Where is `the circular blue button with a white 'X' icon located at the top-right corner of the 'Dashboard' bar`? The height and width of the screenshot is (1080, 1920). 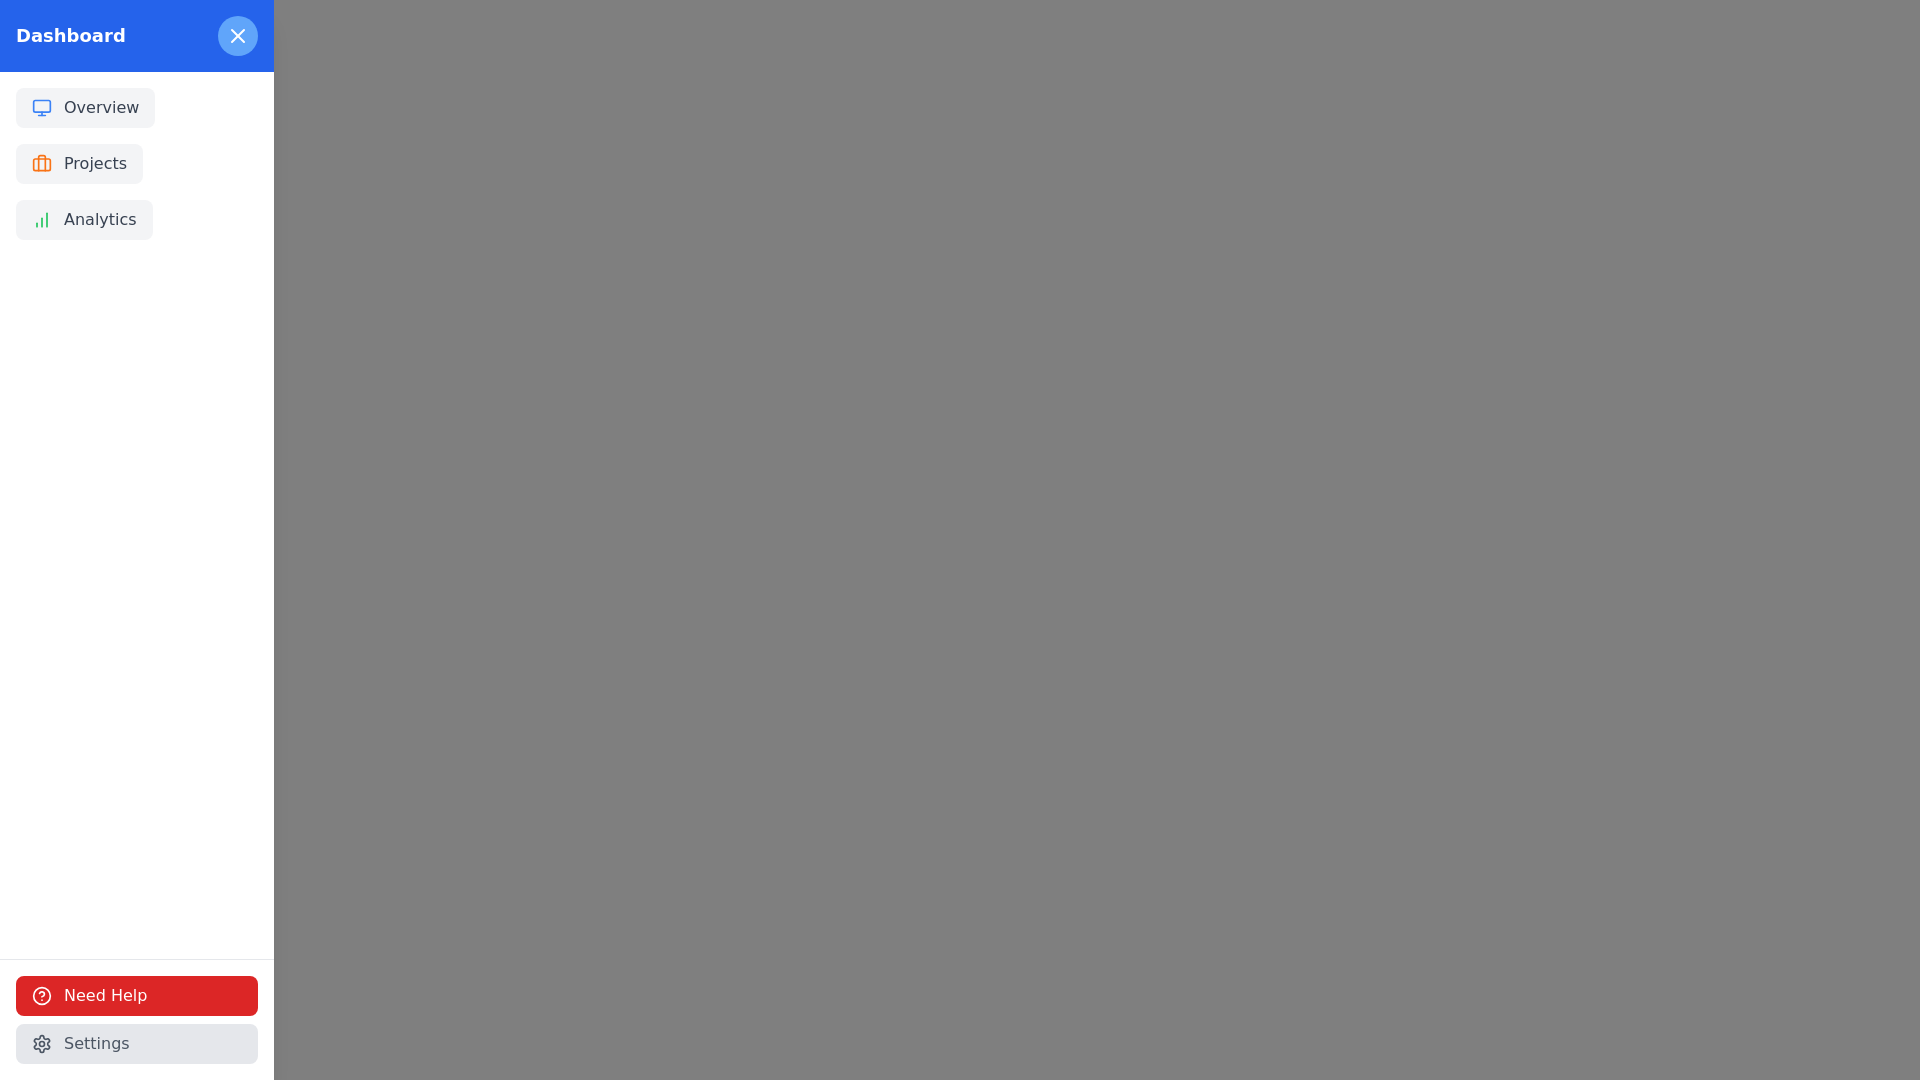
the circular blue button with a white 'X' icon located at the top-right corner of the 'Dashboard' bar is located at coordinates (238, 35).